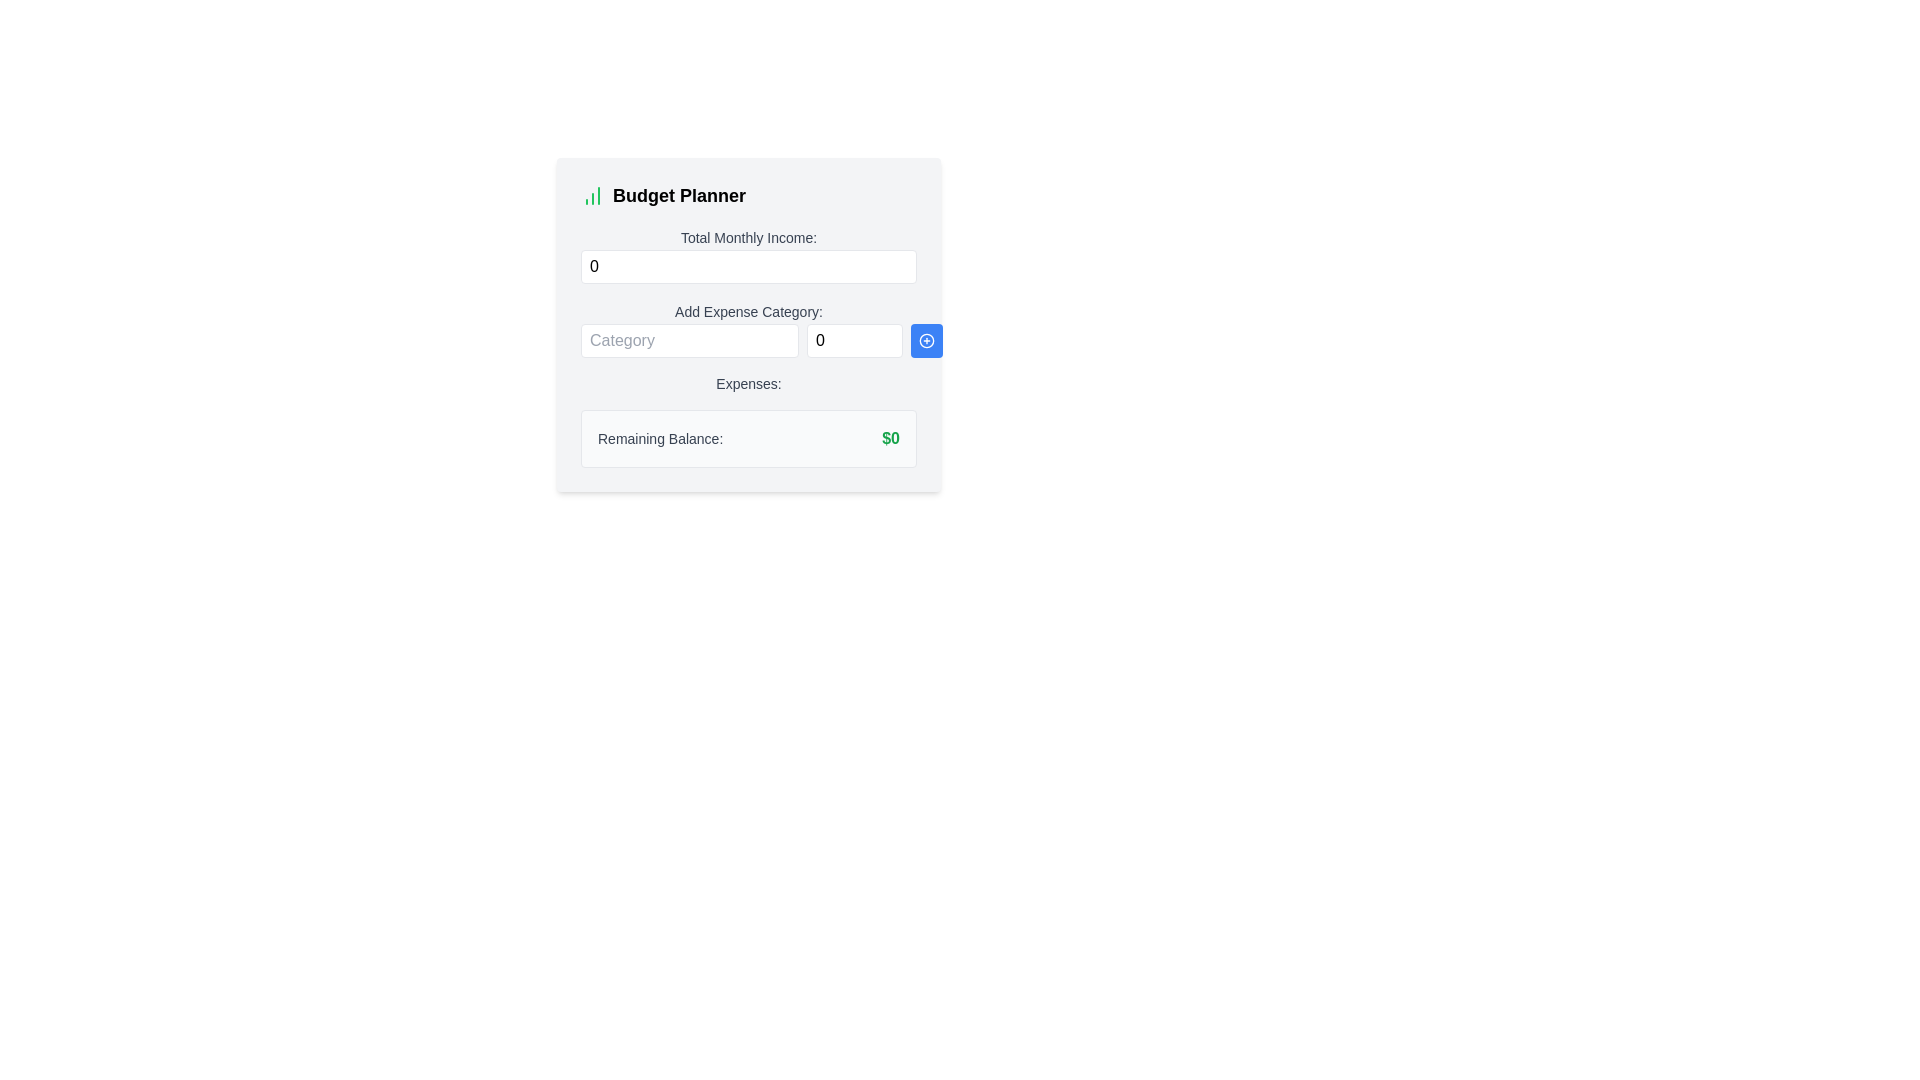  What do you see at coordinates (747, 384) in the screenshot?
I see `the Text label that indicates the section for displaying or inputting expenses, positioned centrally below 'Add Expense Category:' and above 'Remaining Balance:' in the budgeting interface` at bounding box center [747, 384].